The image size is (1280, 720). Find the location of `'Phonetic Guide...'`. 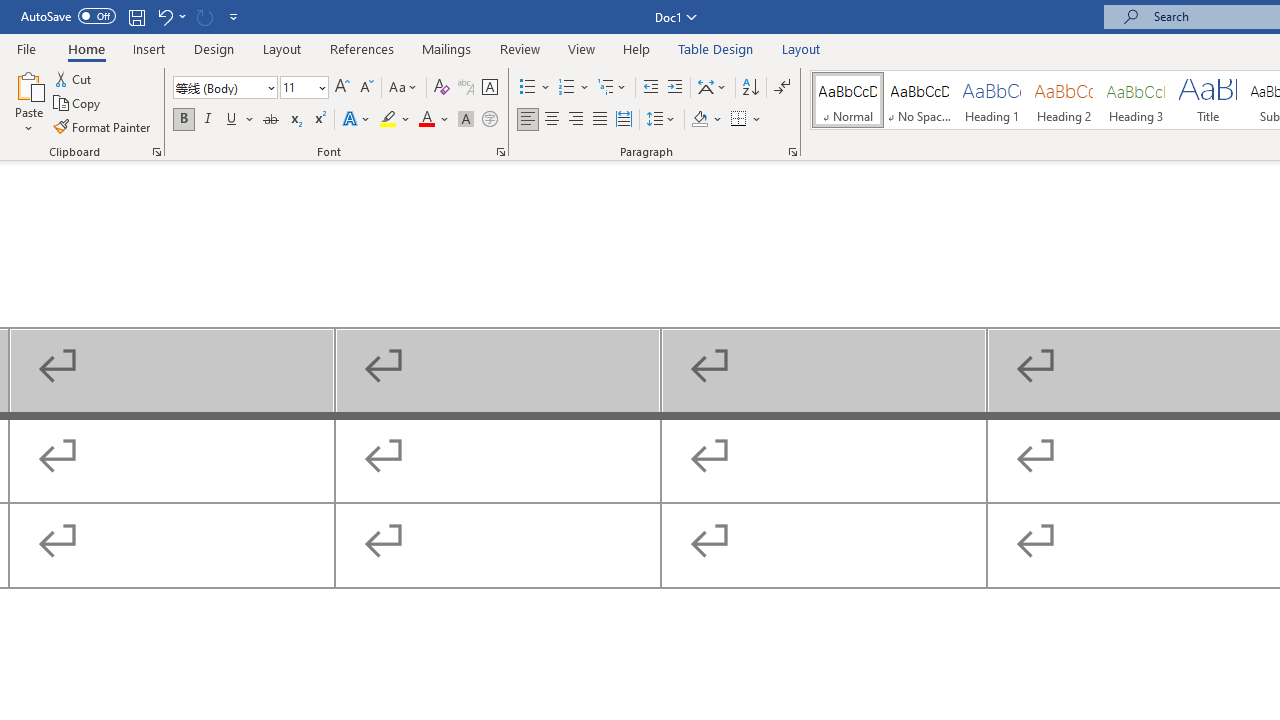

'Phonetic Guide...' is located at coordinates (464, 86).